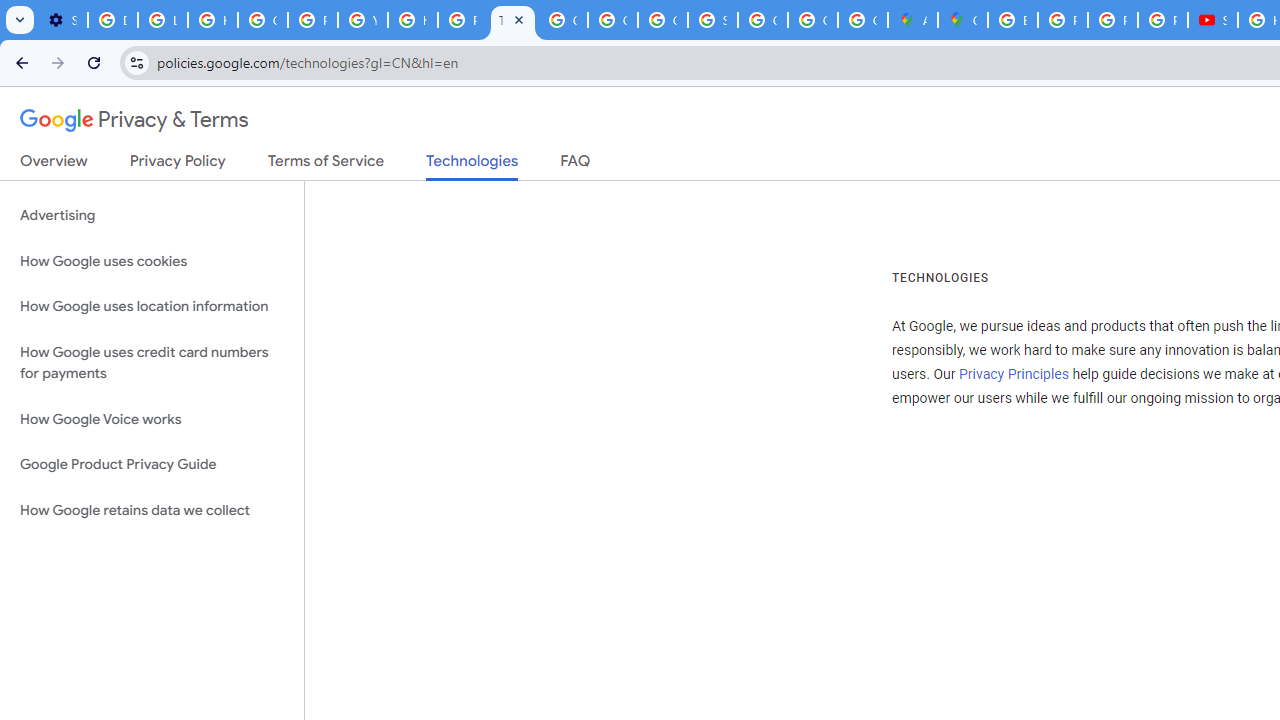  What do you see at coordinates (151, 306) in the screenshot?
I see `'How Google uses location information'` at bounding box center [151, 306].